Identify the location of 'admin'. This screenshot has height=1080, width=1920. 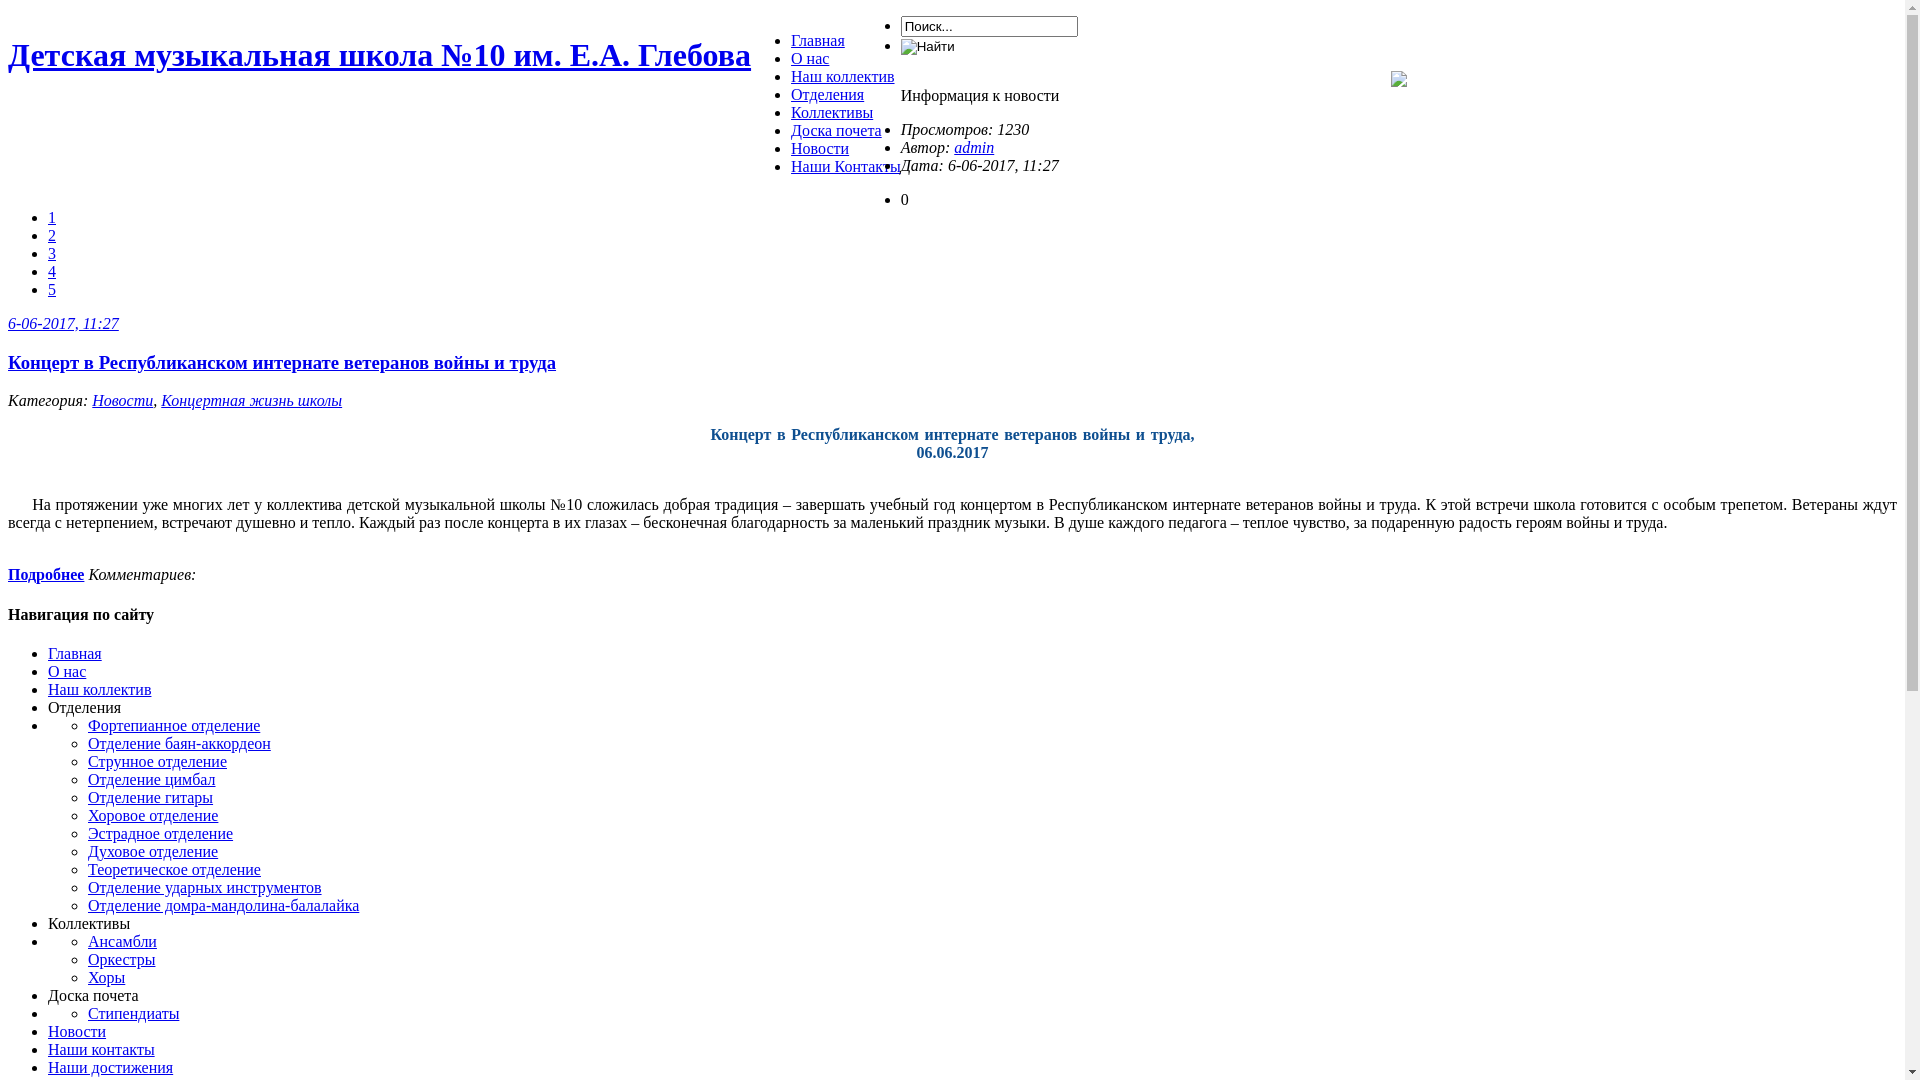
(974, 146).